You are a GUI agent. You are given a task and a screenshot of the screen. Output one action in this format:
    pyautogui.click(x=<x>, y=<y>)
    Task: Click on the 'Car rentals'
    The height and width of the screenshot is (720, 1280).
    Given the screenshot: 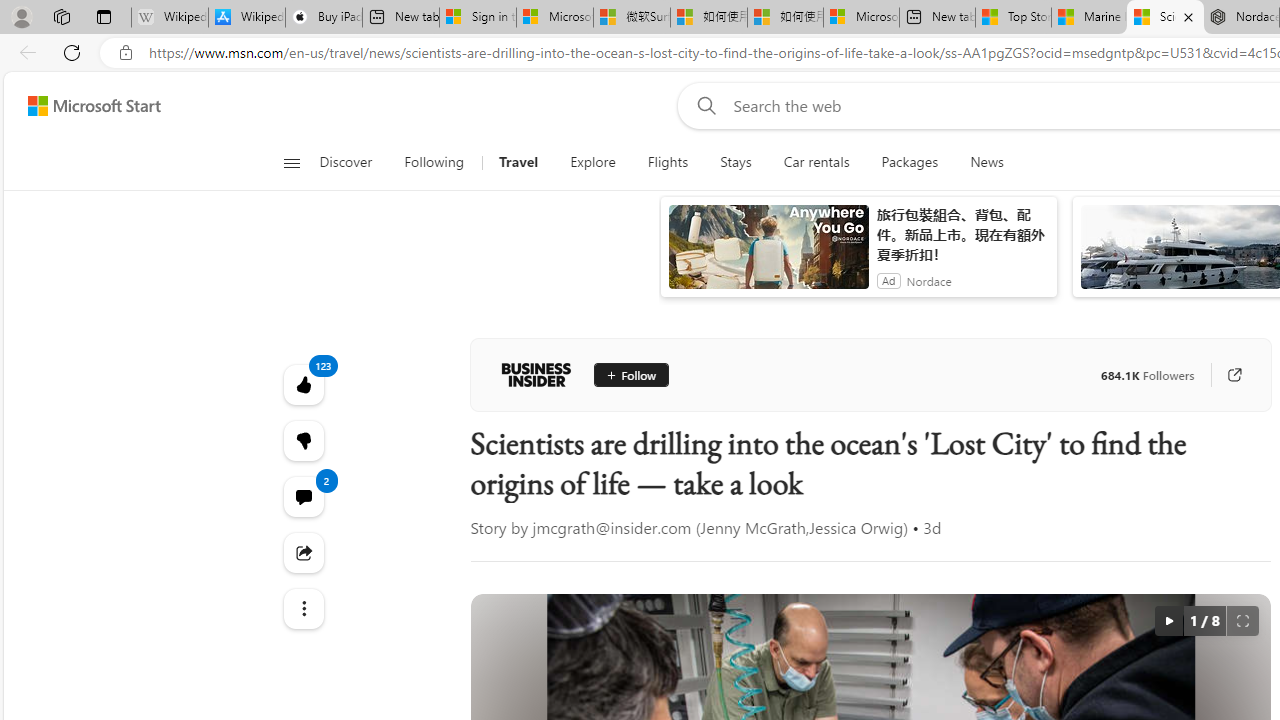 What is the action you would take?
    pyautogui.click(x=816, y=162)
    